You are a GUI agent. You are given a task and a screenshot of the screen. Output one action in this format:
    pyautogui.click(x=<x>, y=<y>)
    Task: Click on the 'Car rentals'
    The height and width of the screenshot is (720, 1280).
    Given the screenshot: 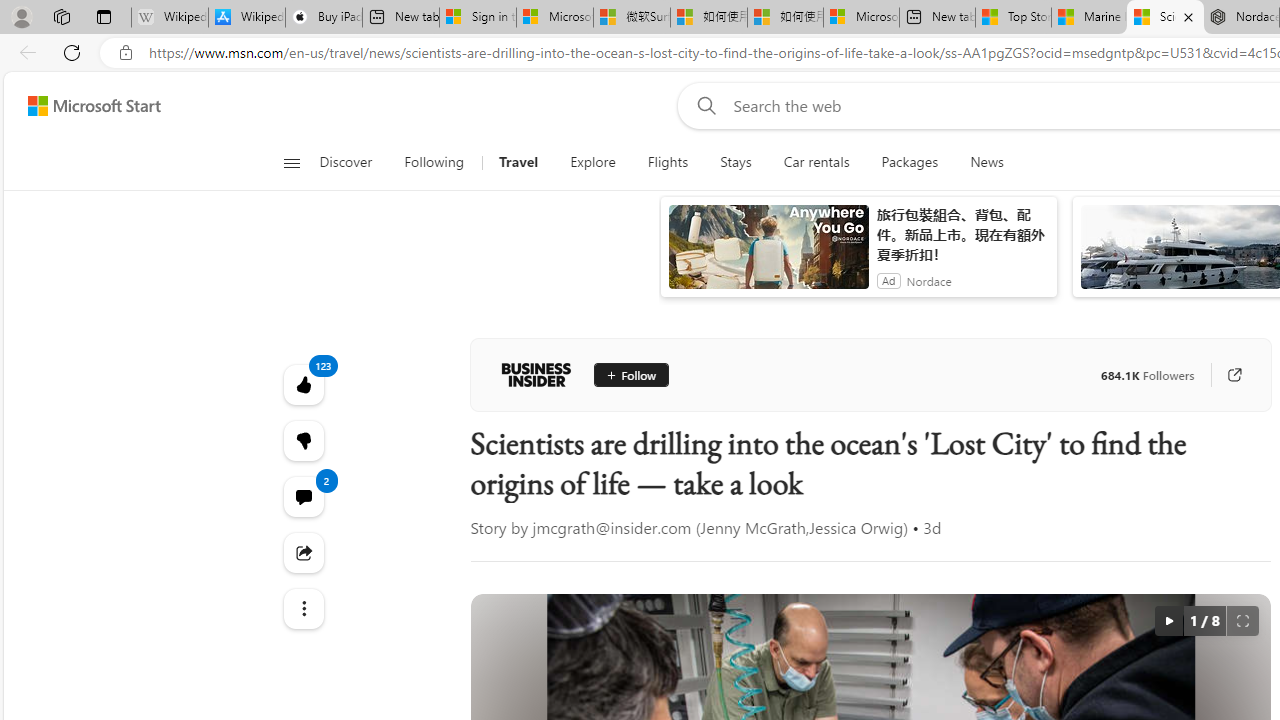 What is the action you would take?
    pyautogui.click(x=816, y=162)
    